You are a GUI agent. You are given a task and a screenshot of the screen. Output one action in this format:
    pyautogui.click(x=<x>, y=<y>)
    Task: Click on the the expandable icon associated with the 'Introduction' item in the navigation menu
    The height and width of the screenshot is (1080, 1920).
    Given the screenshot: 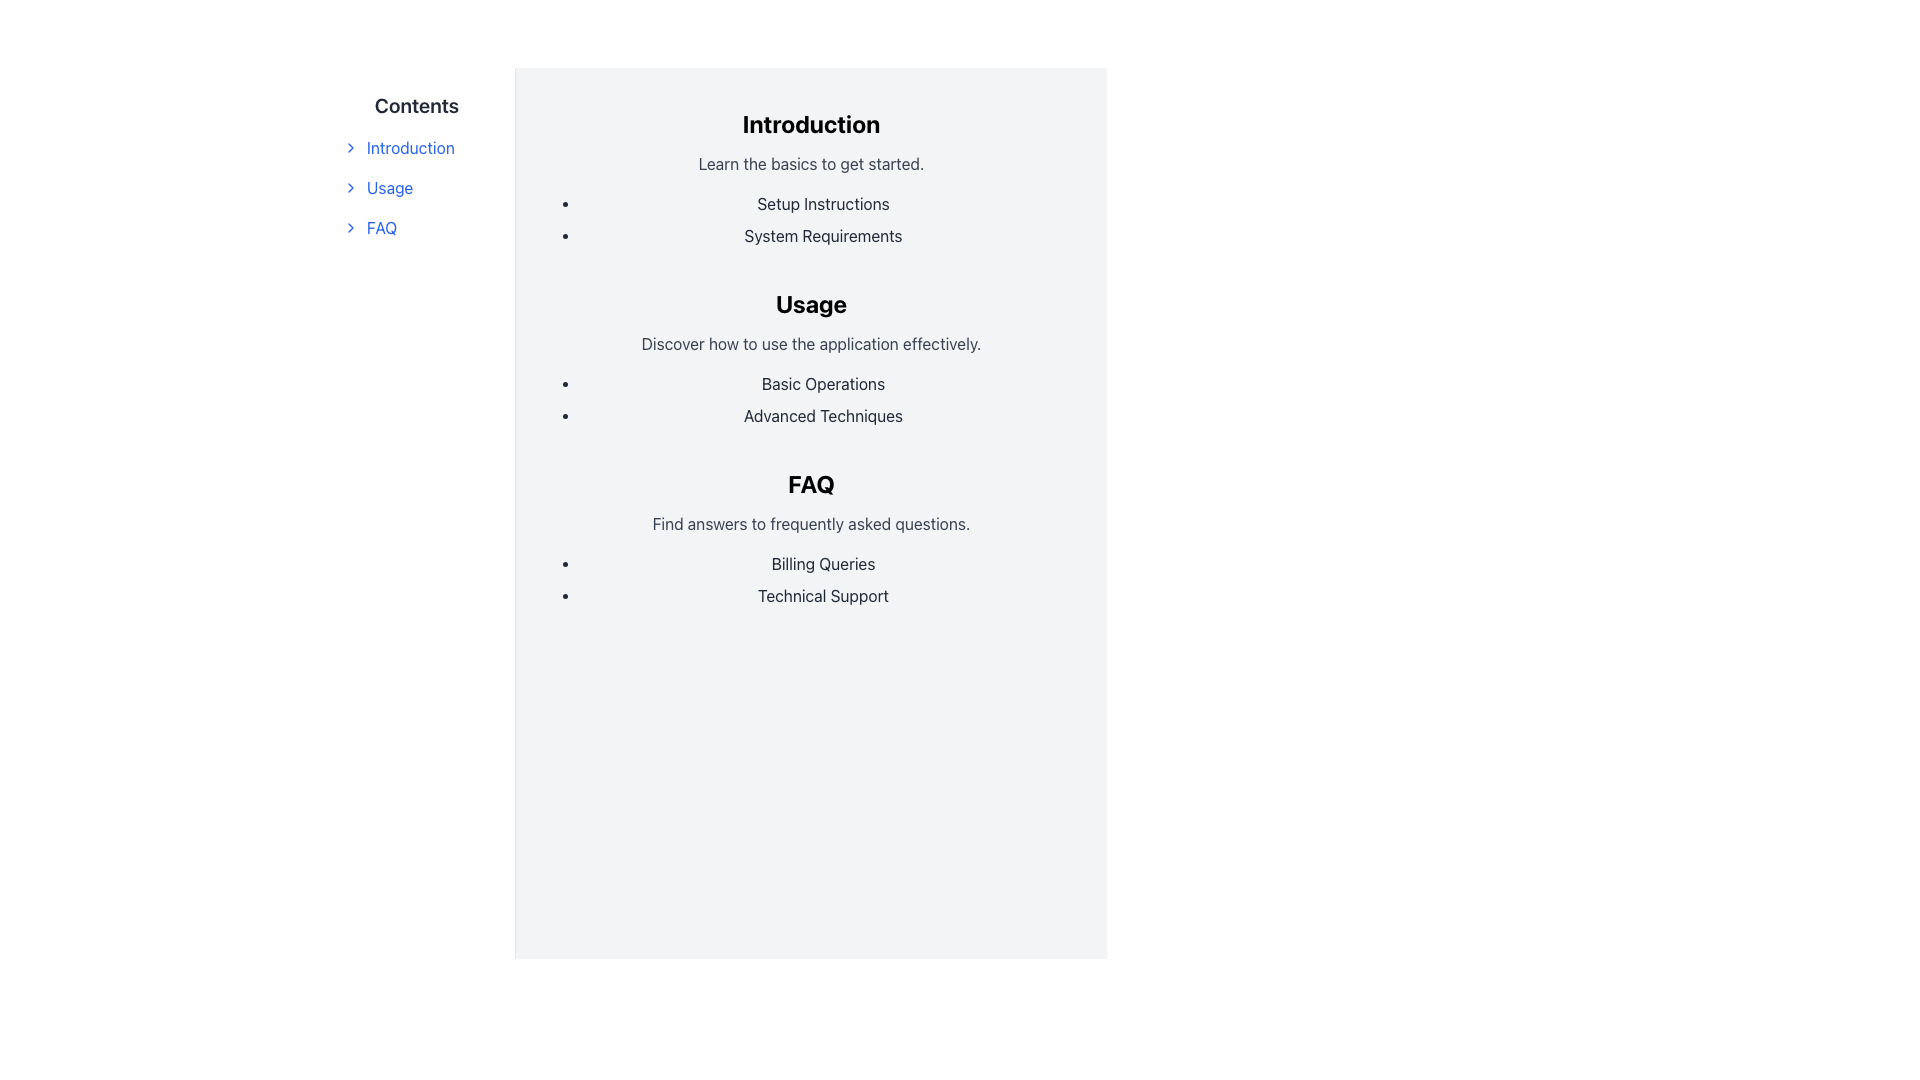 What is the action you would take?
    pyautogui.click(x=350, y=146)
    